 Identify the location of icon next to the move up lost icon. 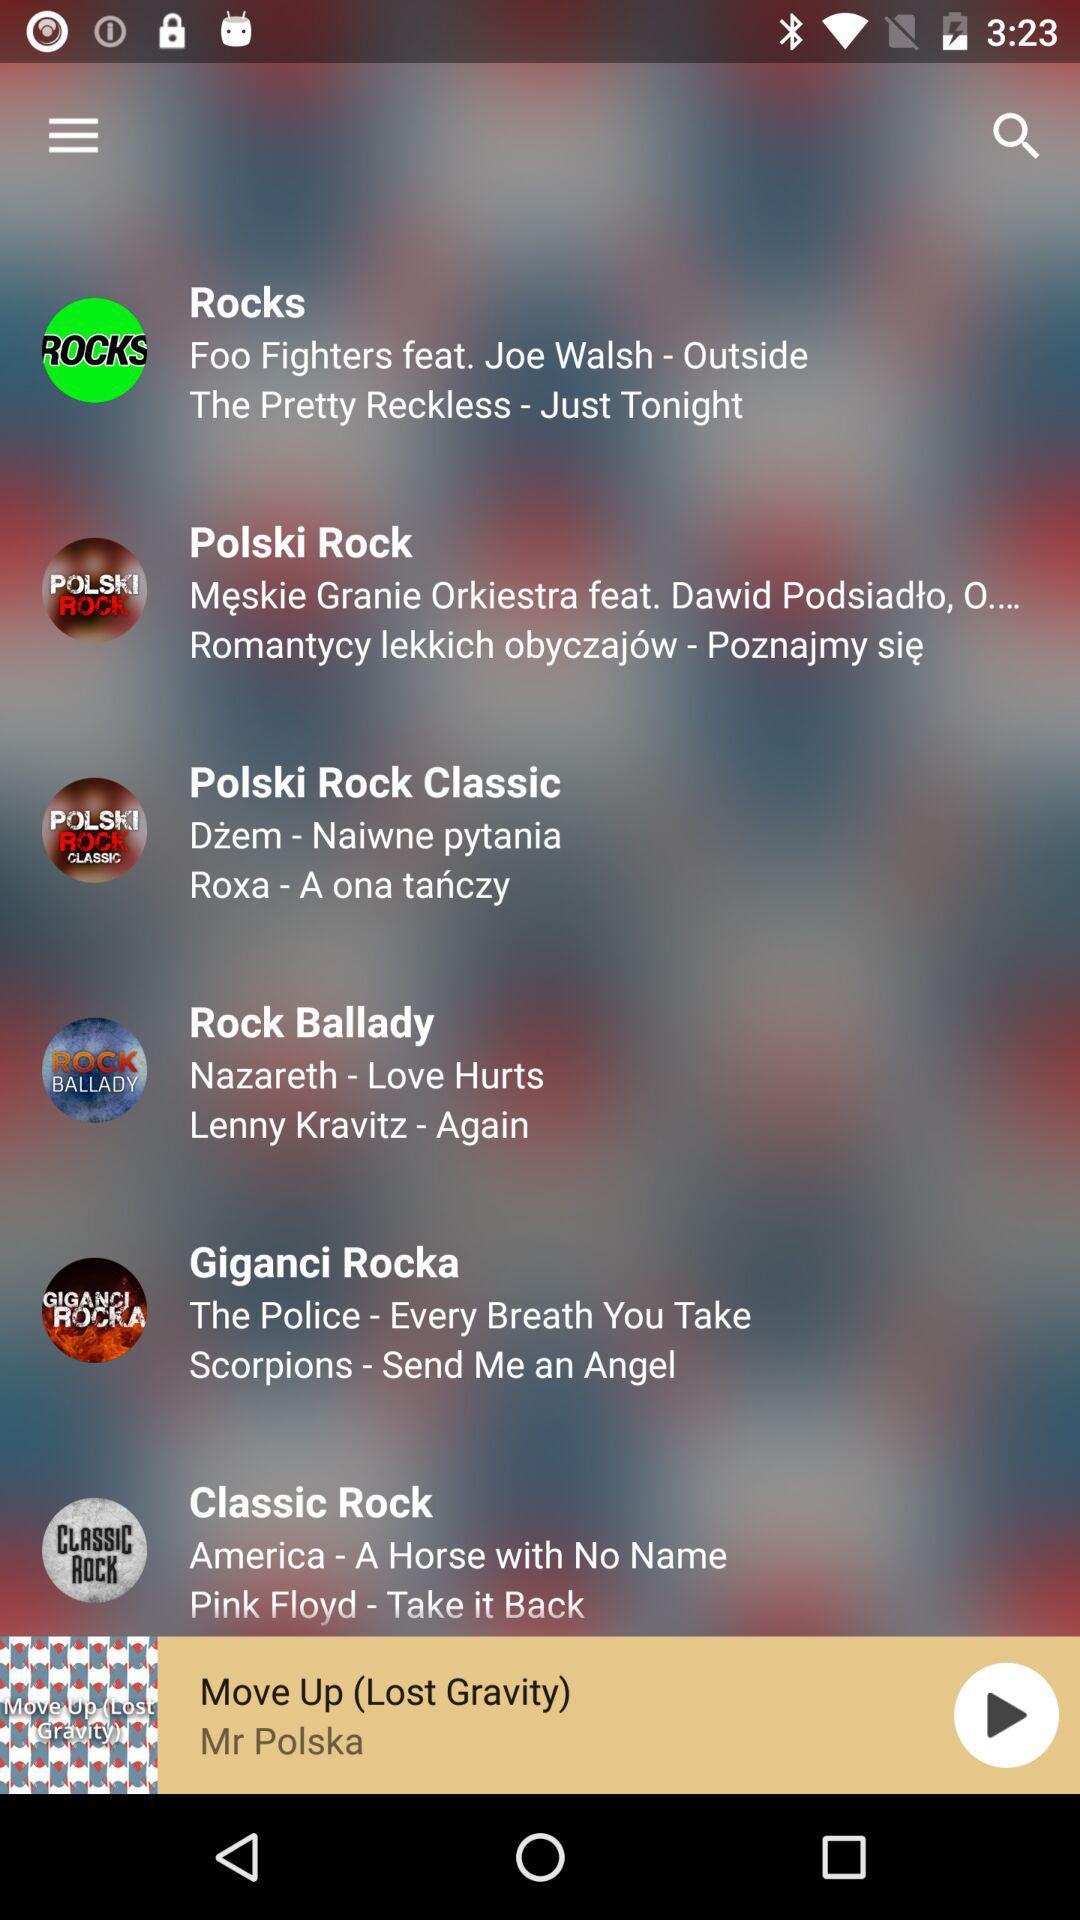
(1006, 1714).